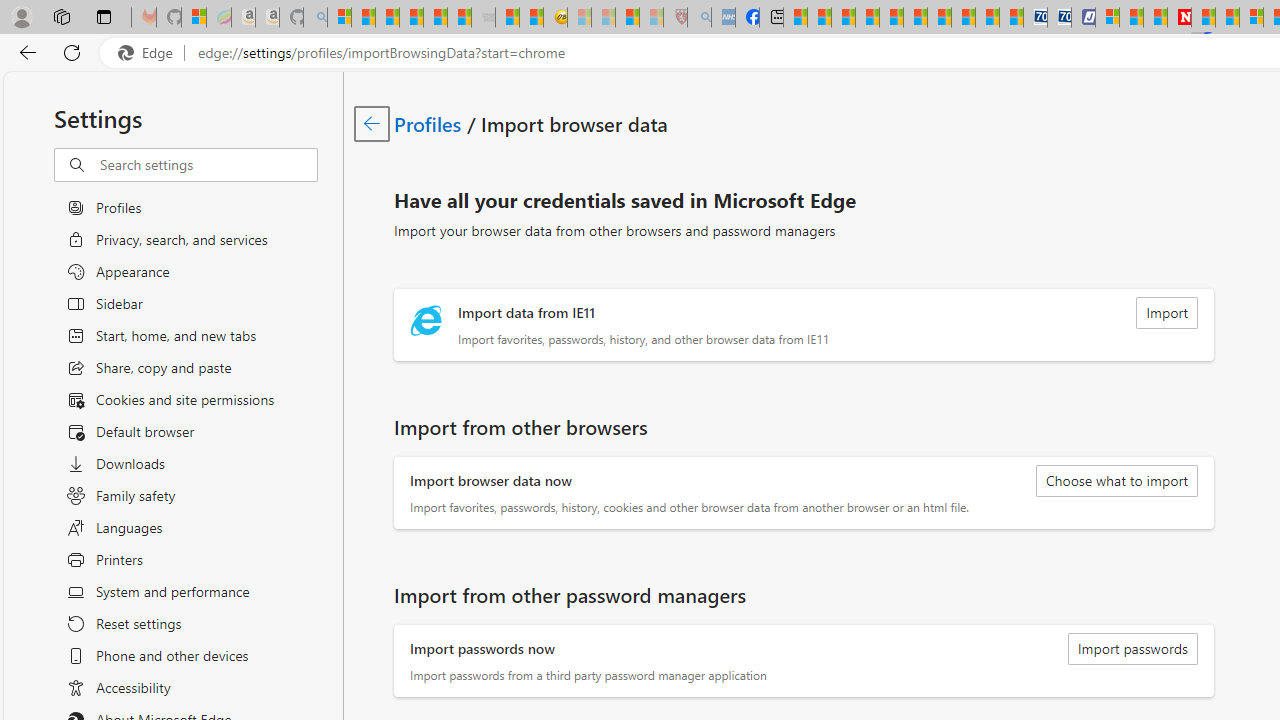 The width and height of the screenshot is (1280, 720). What do you see at coordinates (483, 17) in the screenshot?
I see `'Combat Siege - Sleeping'` at bounding box center [483, 17].